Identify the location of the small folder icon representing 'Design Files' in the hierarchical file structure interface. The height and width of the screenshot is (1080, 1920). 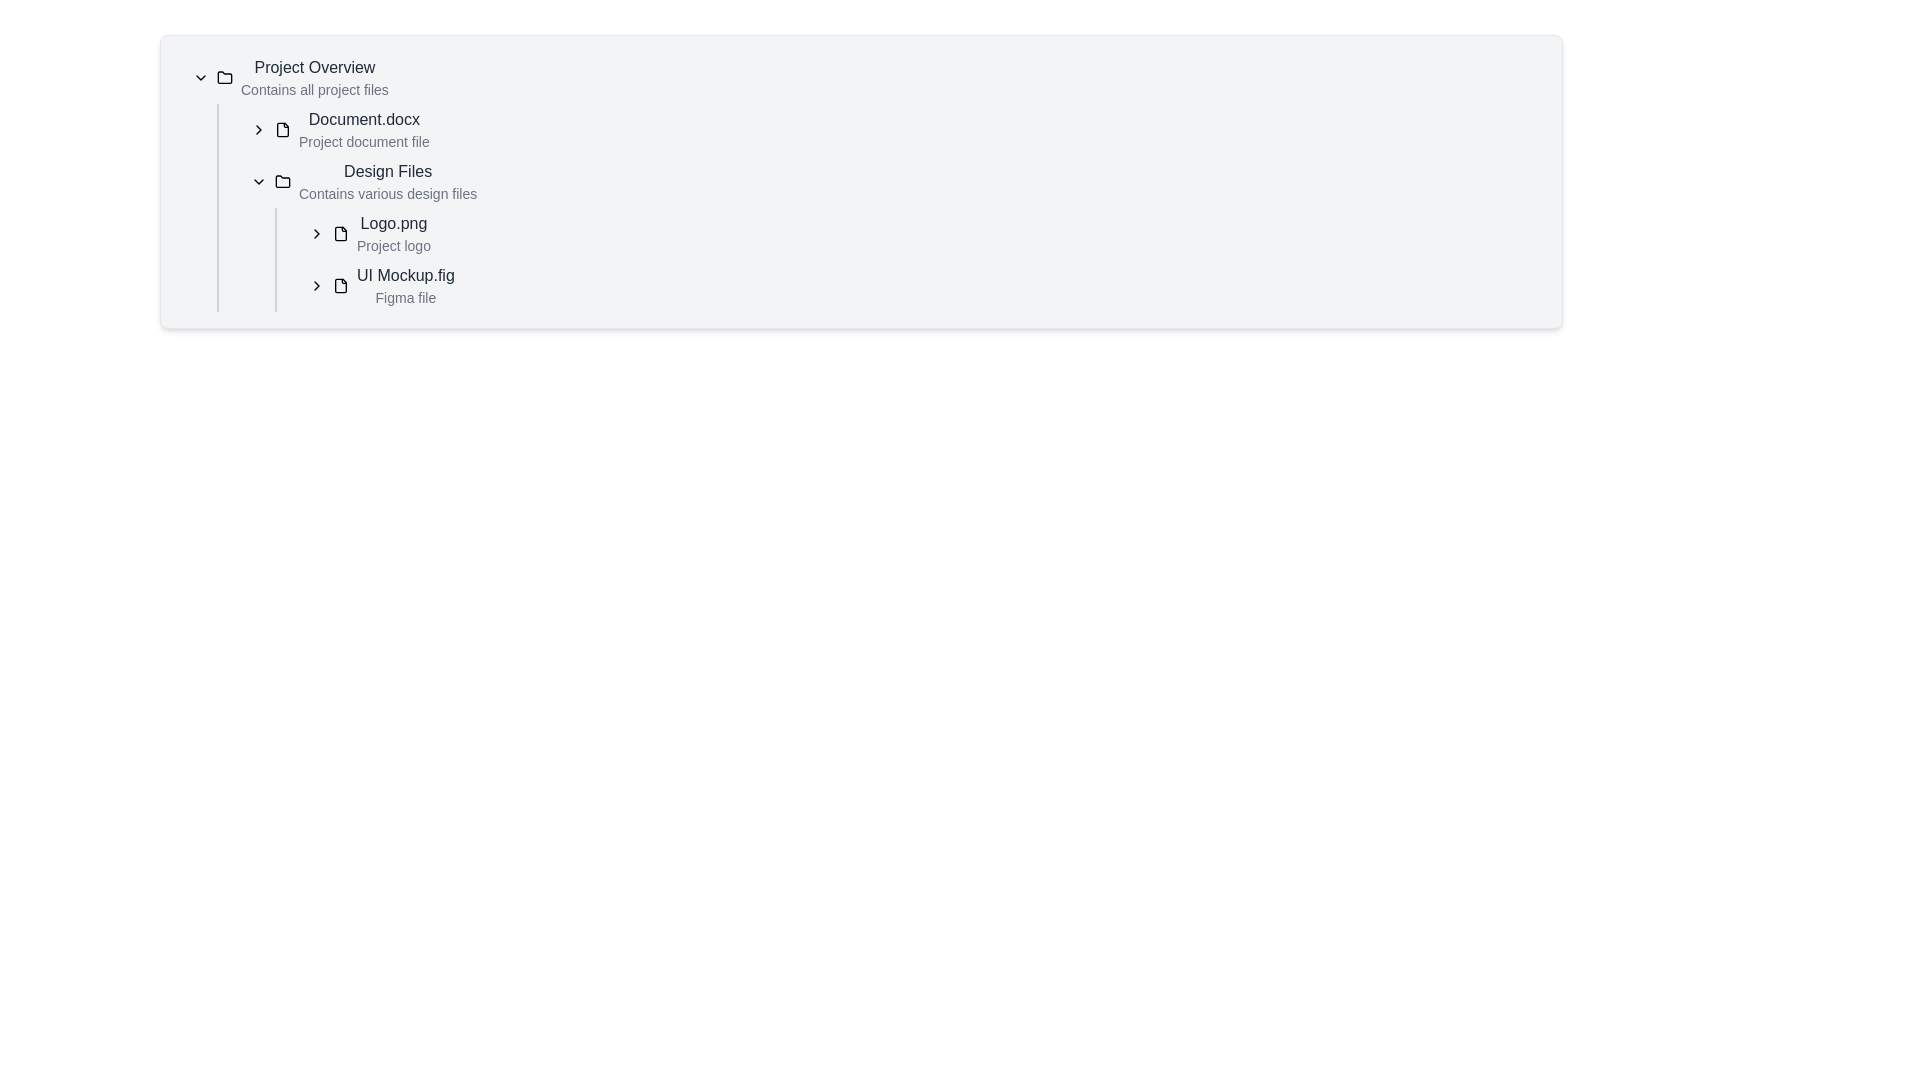
(282, 181).